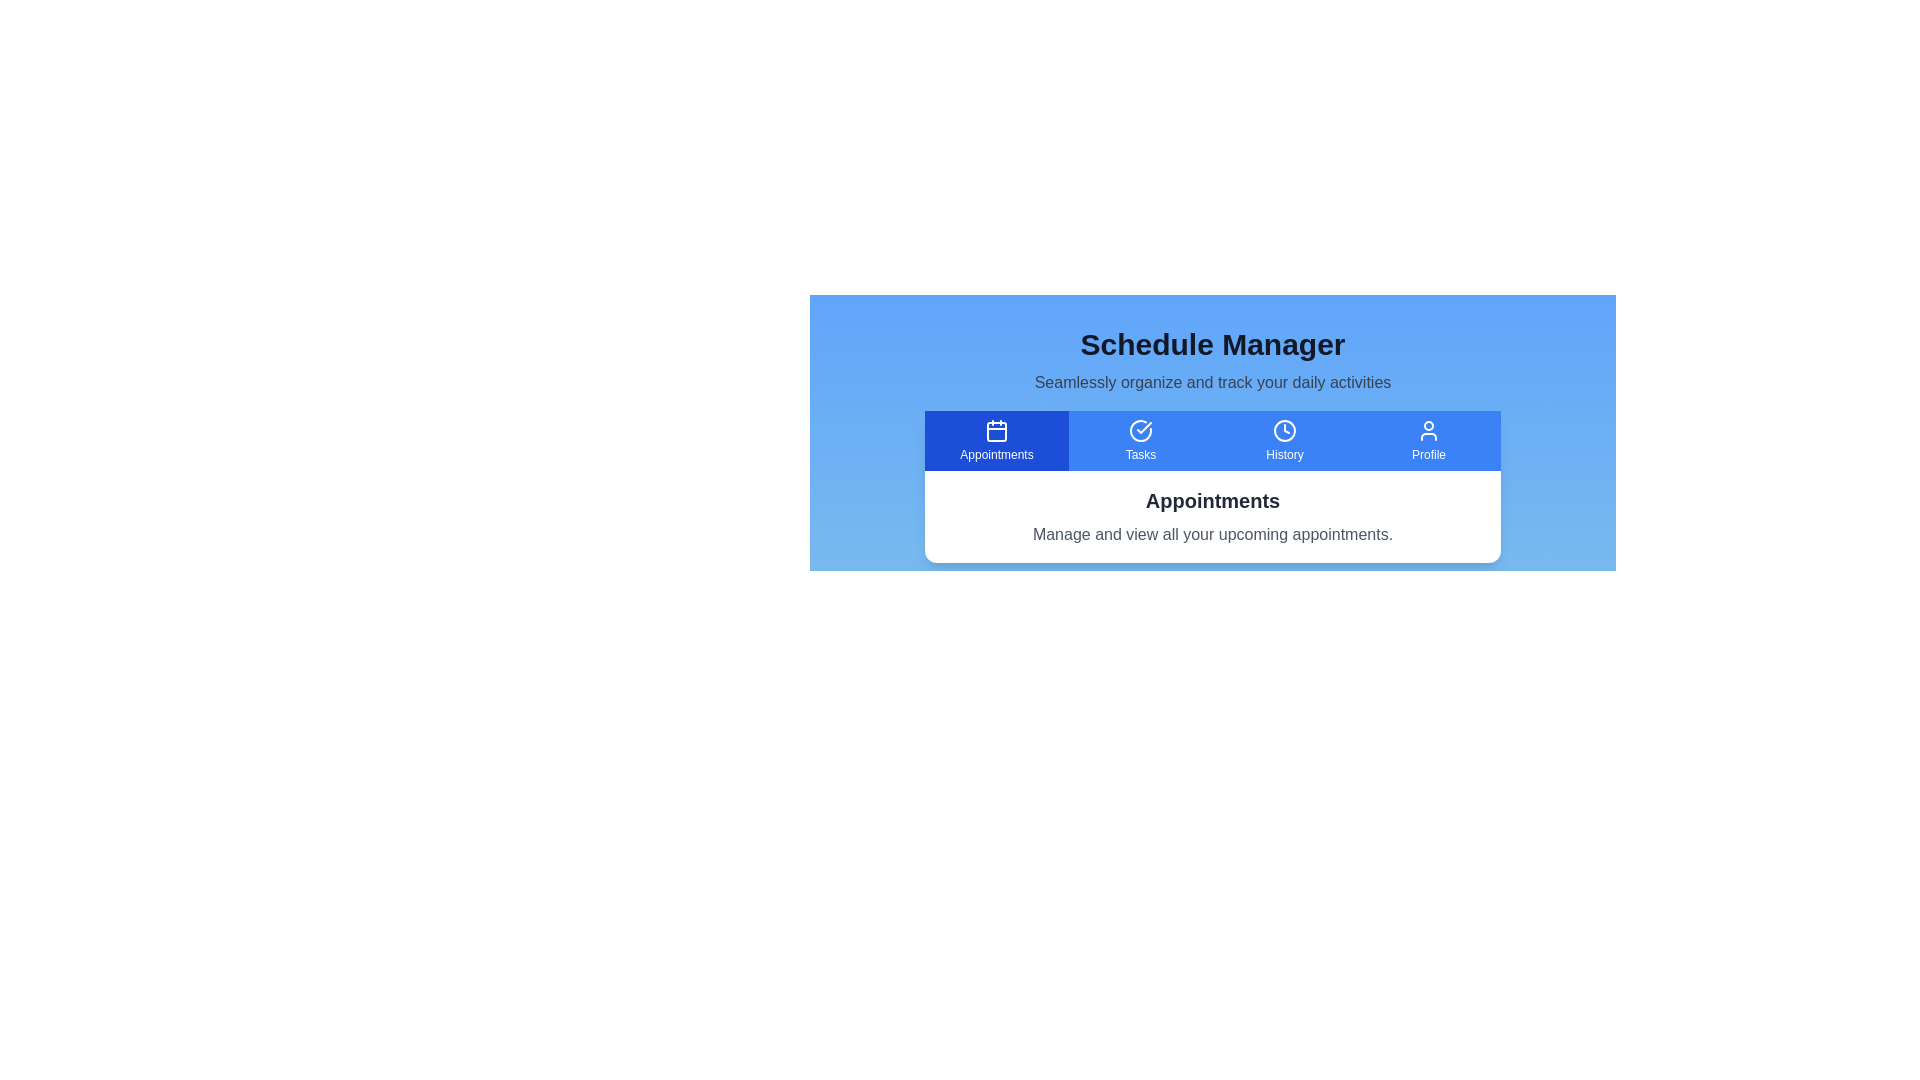  Describe the element at coordinates (997, 431) in the screenshot. I see `the blue rectangular box with rounded corners located centrally within the calendar icon in the tab bar under the 'Appointments' label` at that location.